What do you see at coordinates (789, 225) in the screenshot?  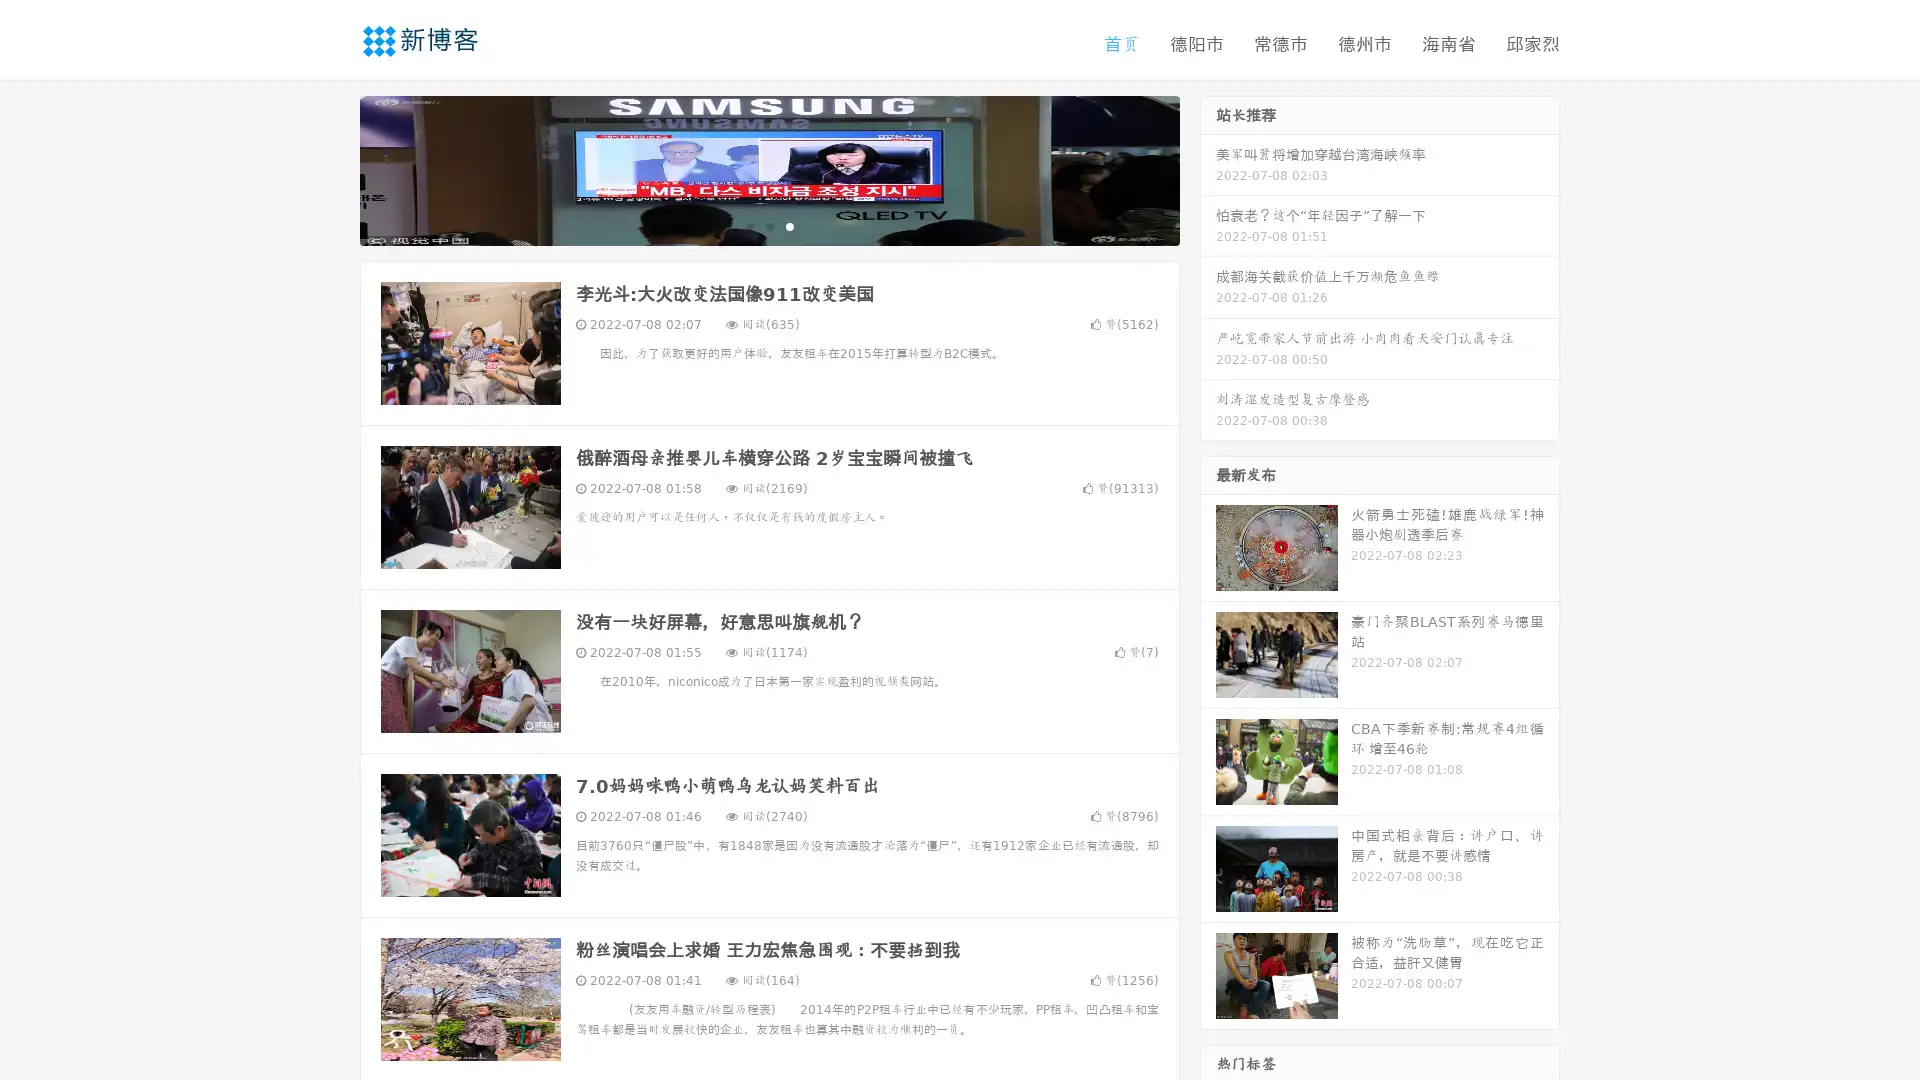 I see `Go to slide 3` at bounding box center [789, 225].